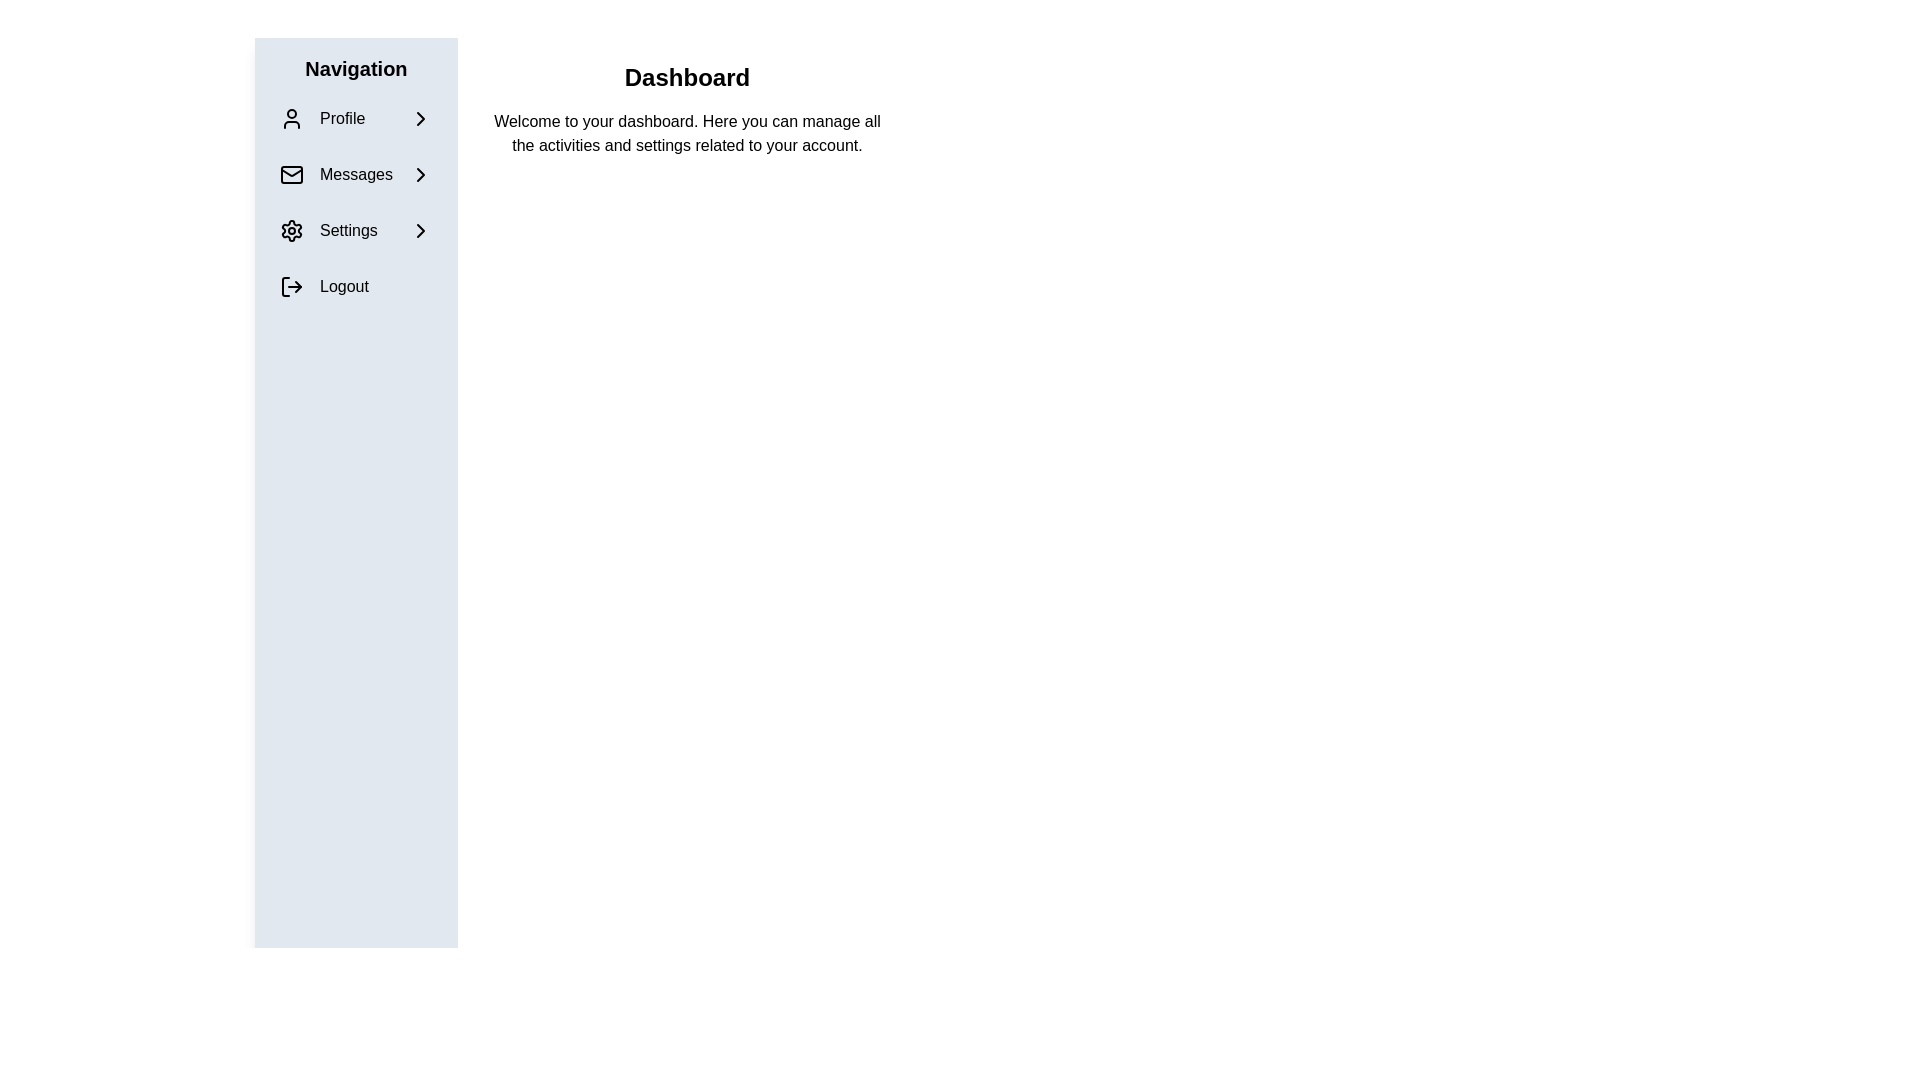 Image resolution: width=1920 pixels, height=1080 pixels. What do you see at coordinates (687, 76) in the screenshot?
I see `the large, bold 'Dashboard' heading text` at bounding box center [687, 76].